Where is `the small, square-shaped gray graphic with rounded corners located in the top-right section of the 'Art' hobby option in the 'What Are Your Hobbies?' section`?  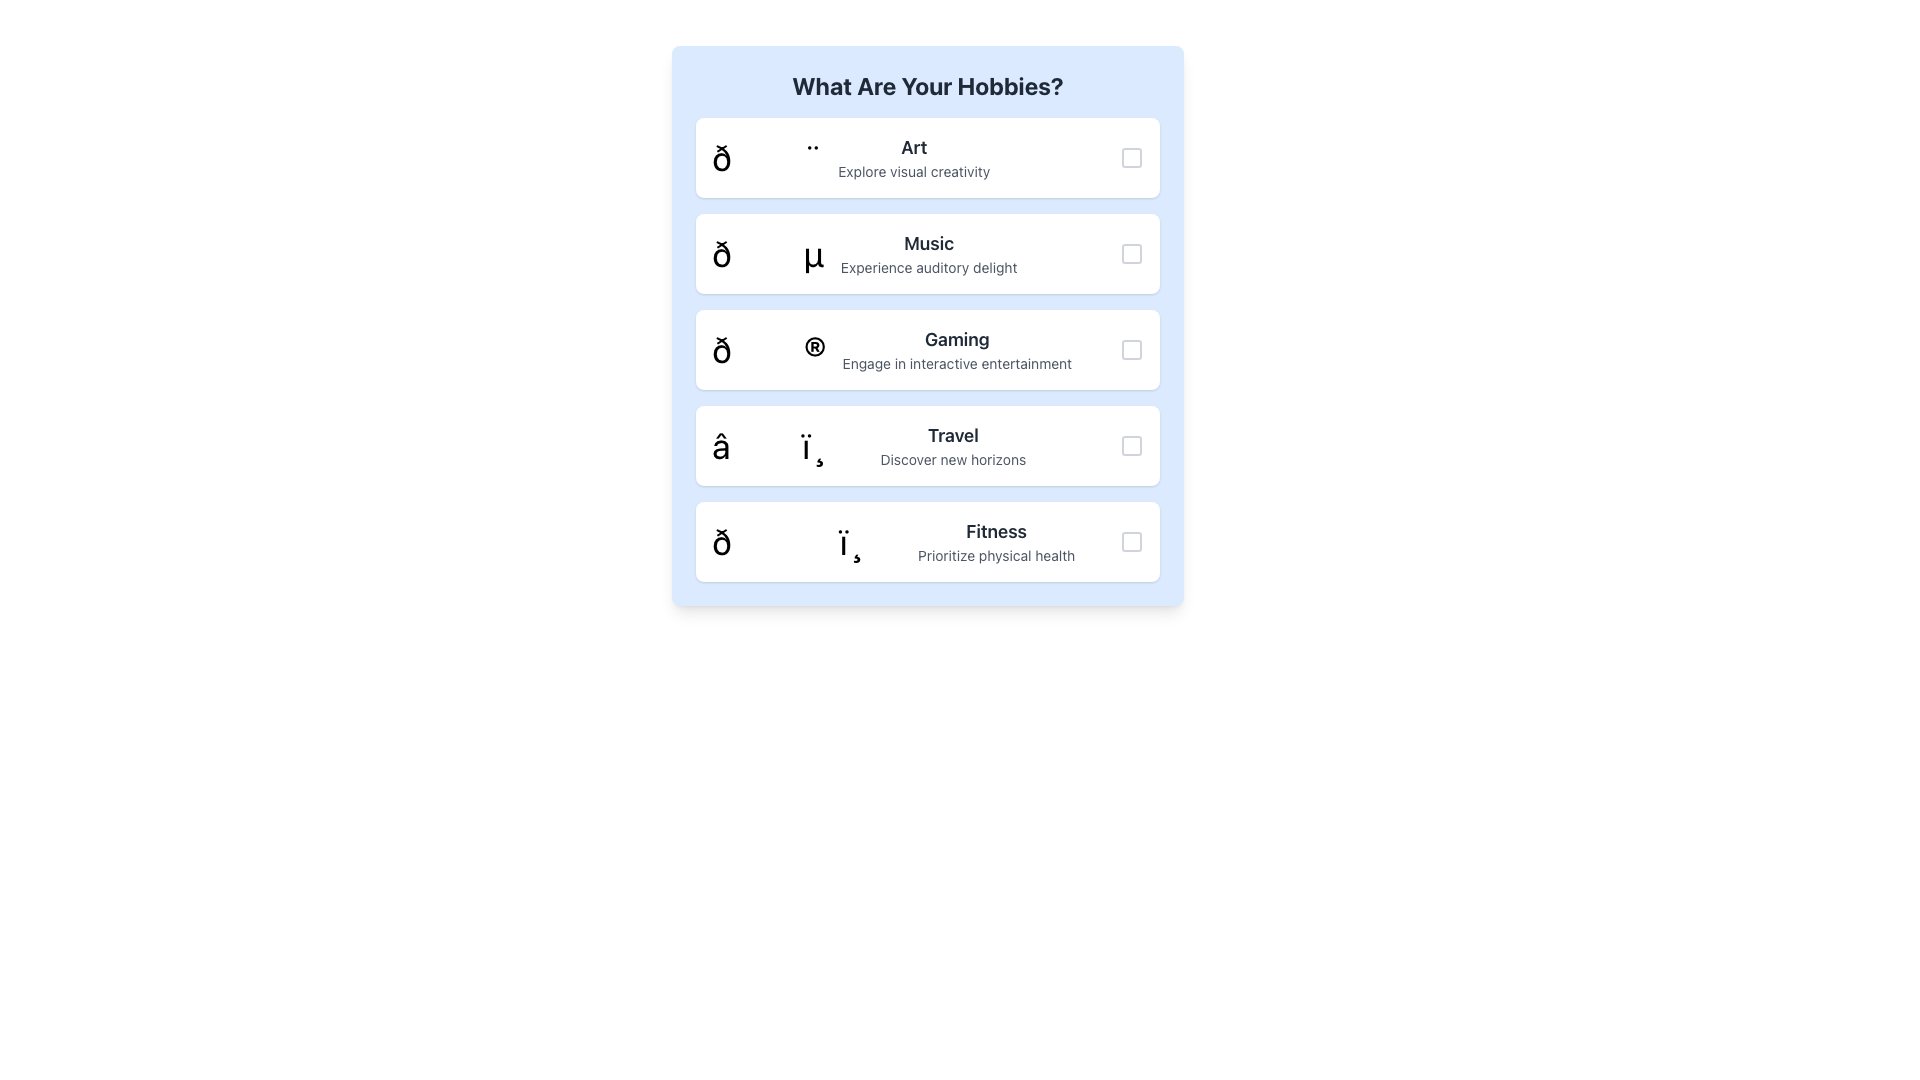
the small, square-shaped gray graphic with rounded corners located in the top-right section of the 'Art' hobby option in the 'What Are Your Hobbies?' section is located at coordinates (1132, 157).